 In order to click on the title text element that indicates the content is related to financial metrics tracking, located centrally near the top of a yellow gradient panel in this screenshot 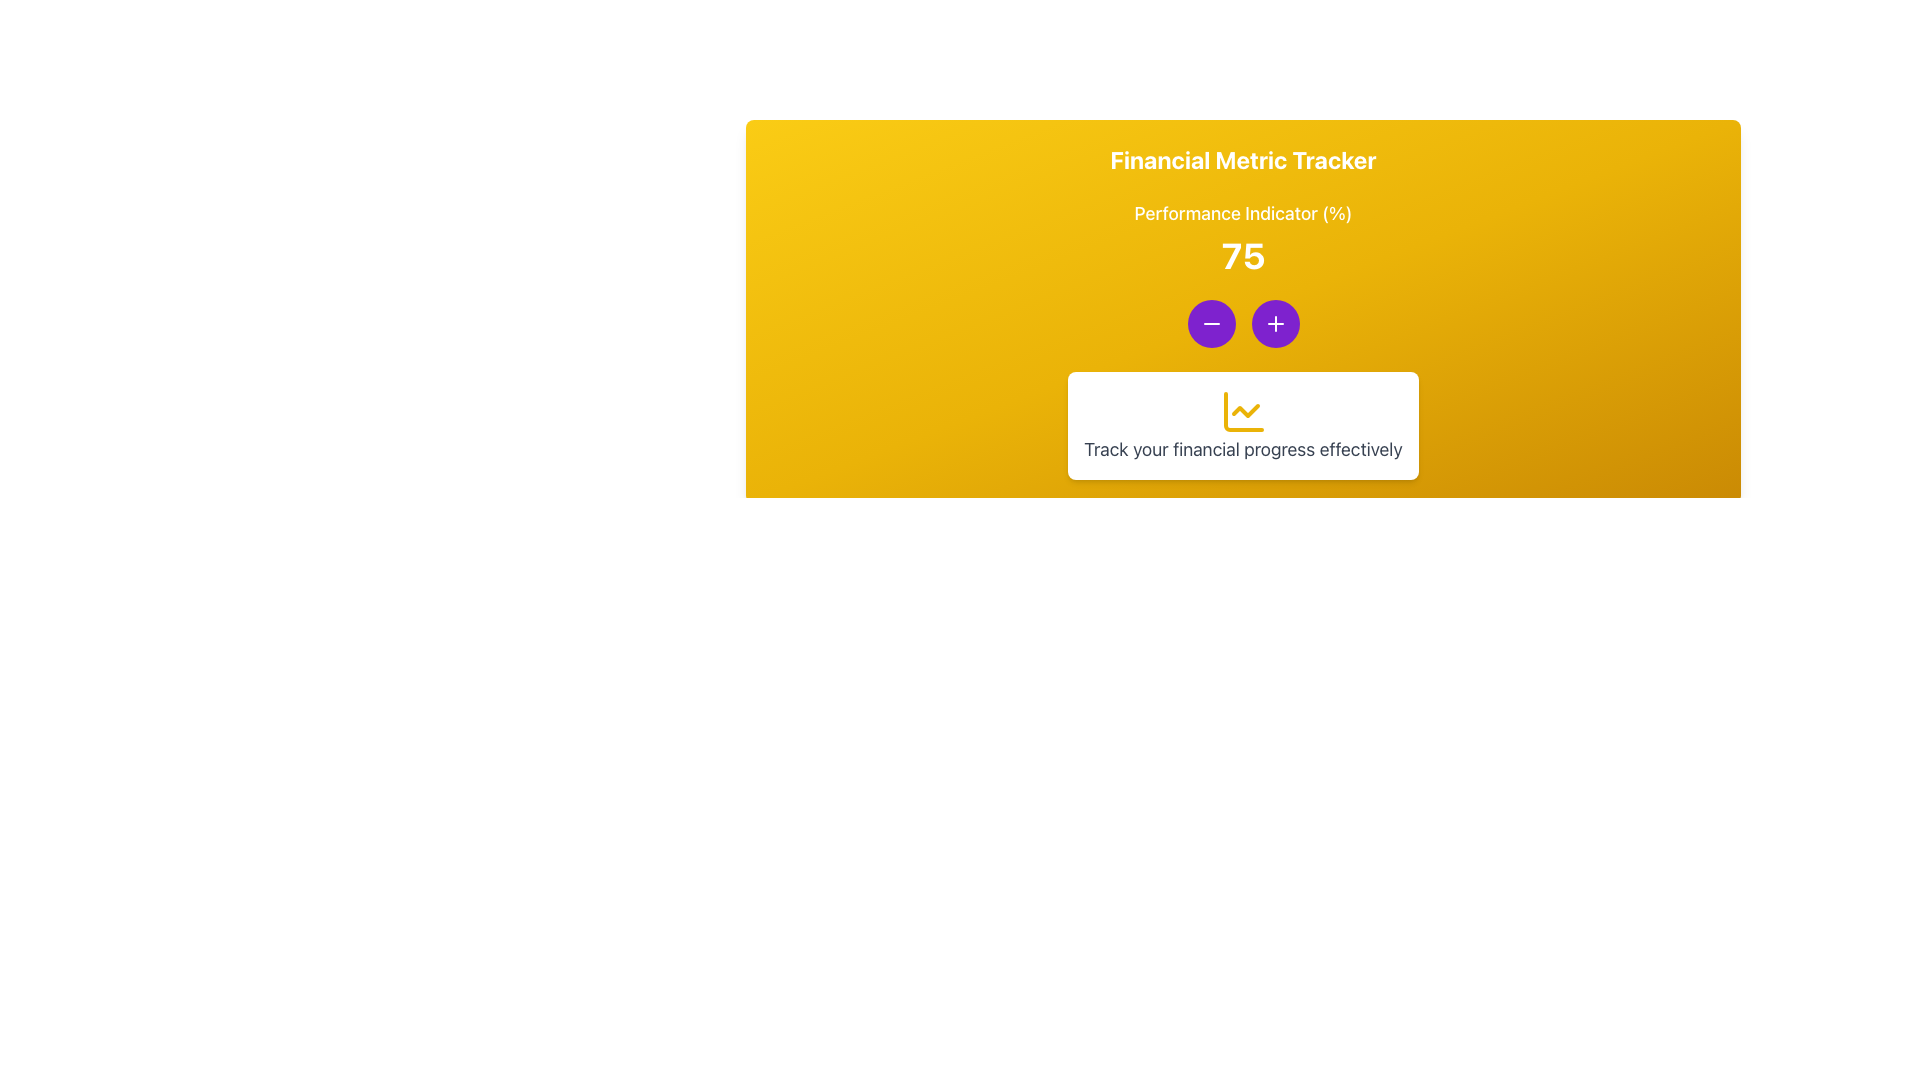, I will do `click(1242, 158)`.